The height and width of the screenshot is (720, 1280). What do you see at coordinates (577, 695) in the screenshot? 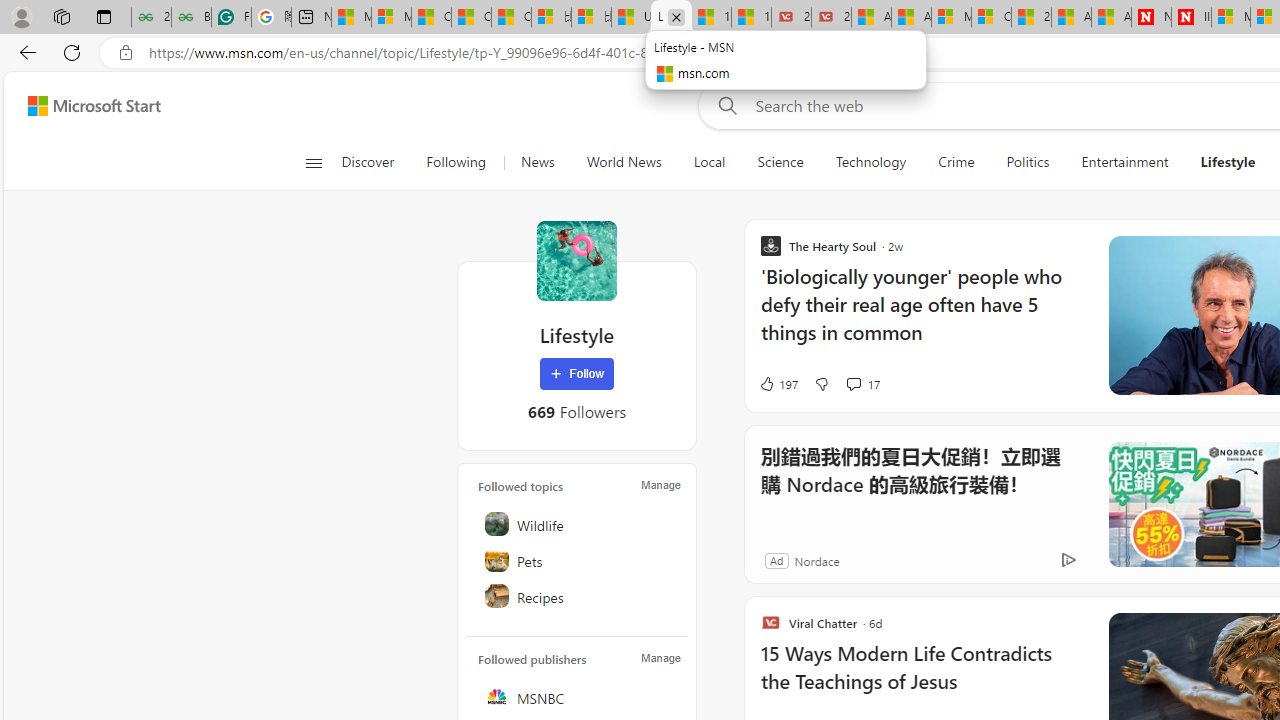
I see `'MSNBC'` at bounding box center [577, 695].